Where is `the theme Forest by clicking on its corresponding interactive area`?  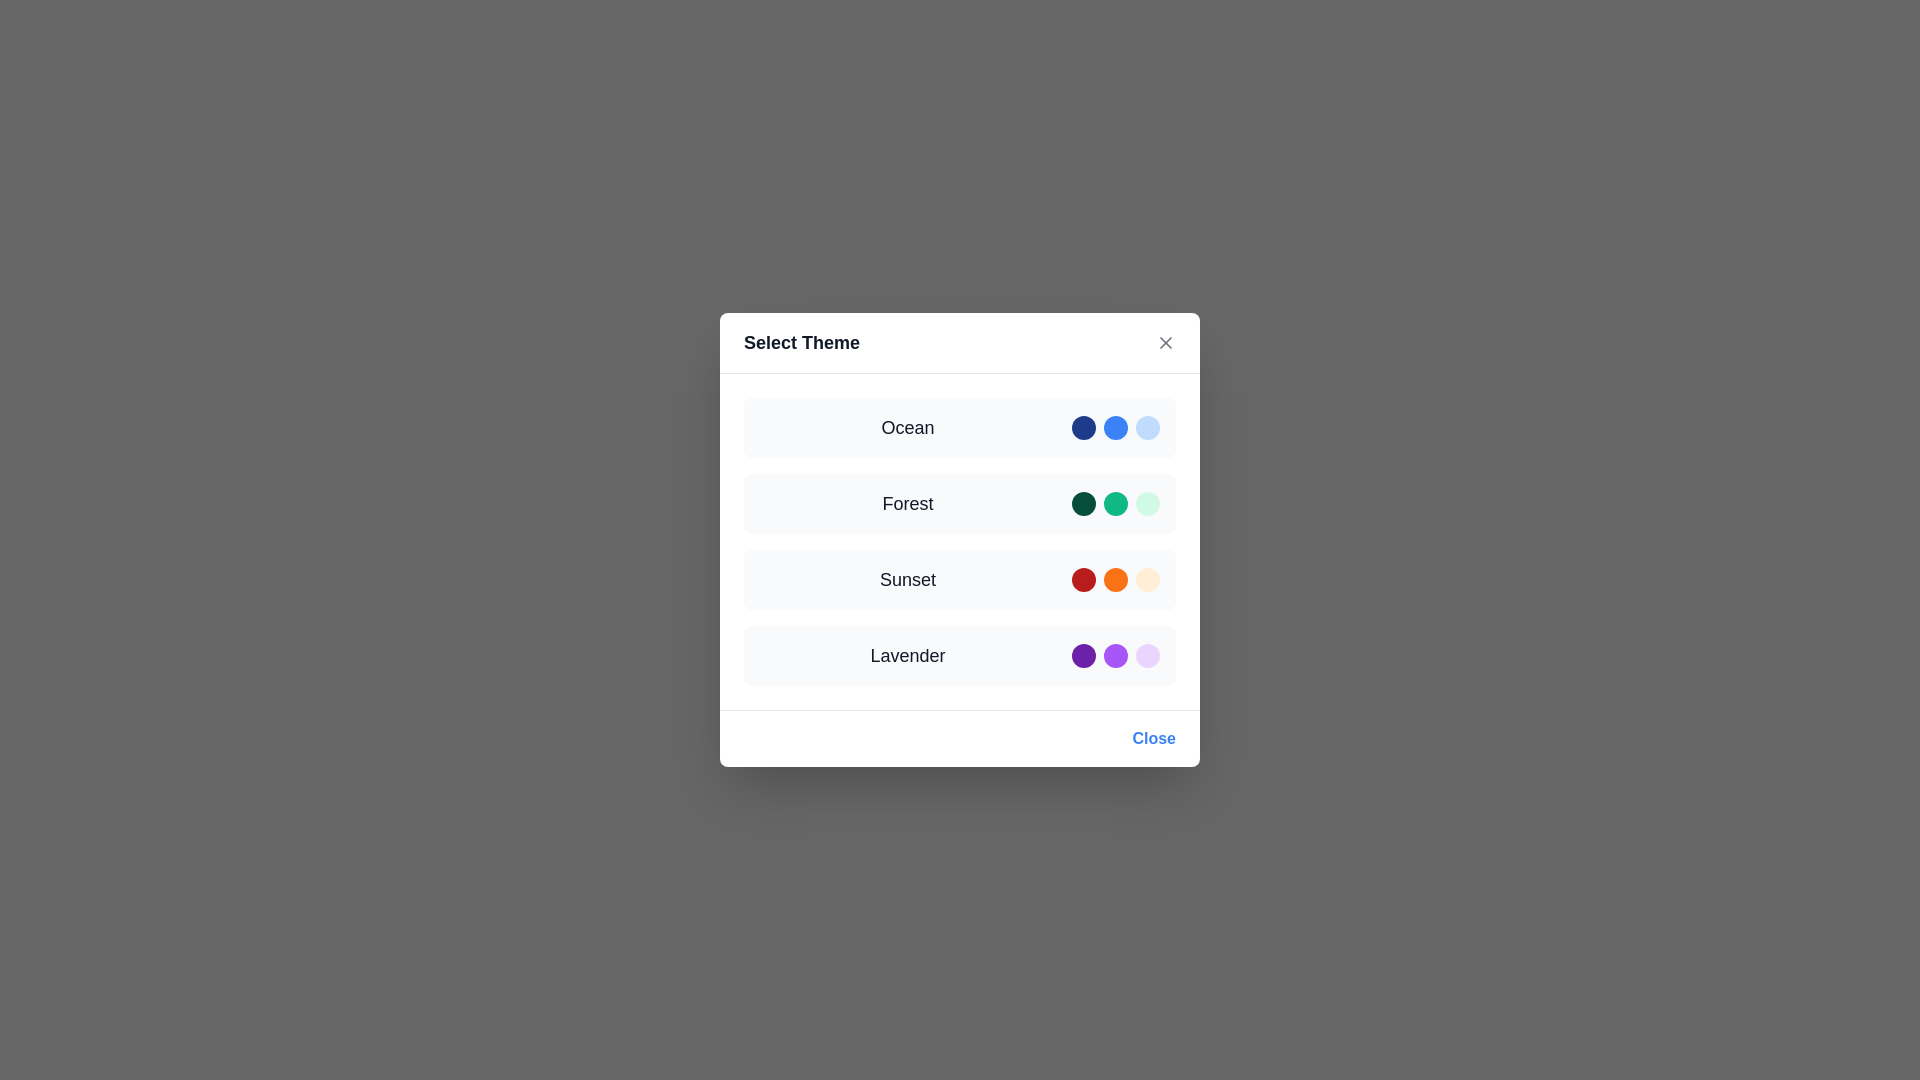 the theme Forest by clicking on its corresponding interactive area is located at coordinates (960, 503).